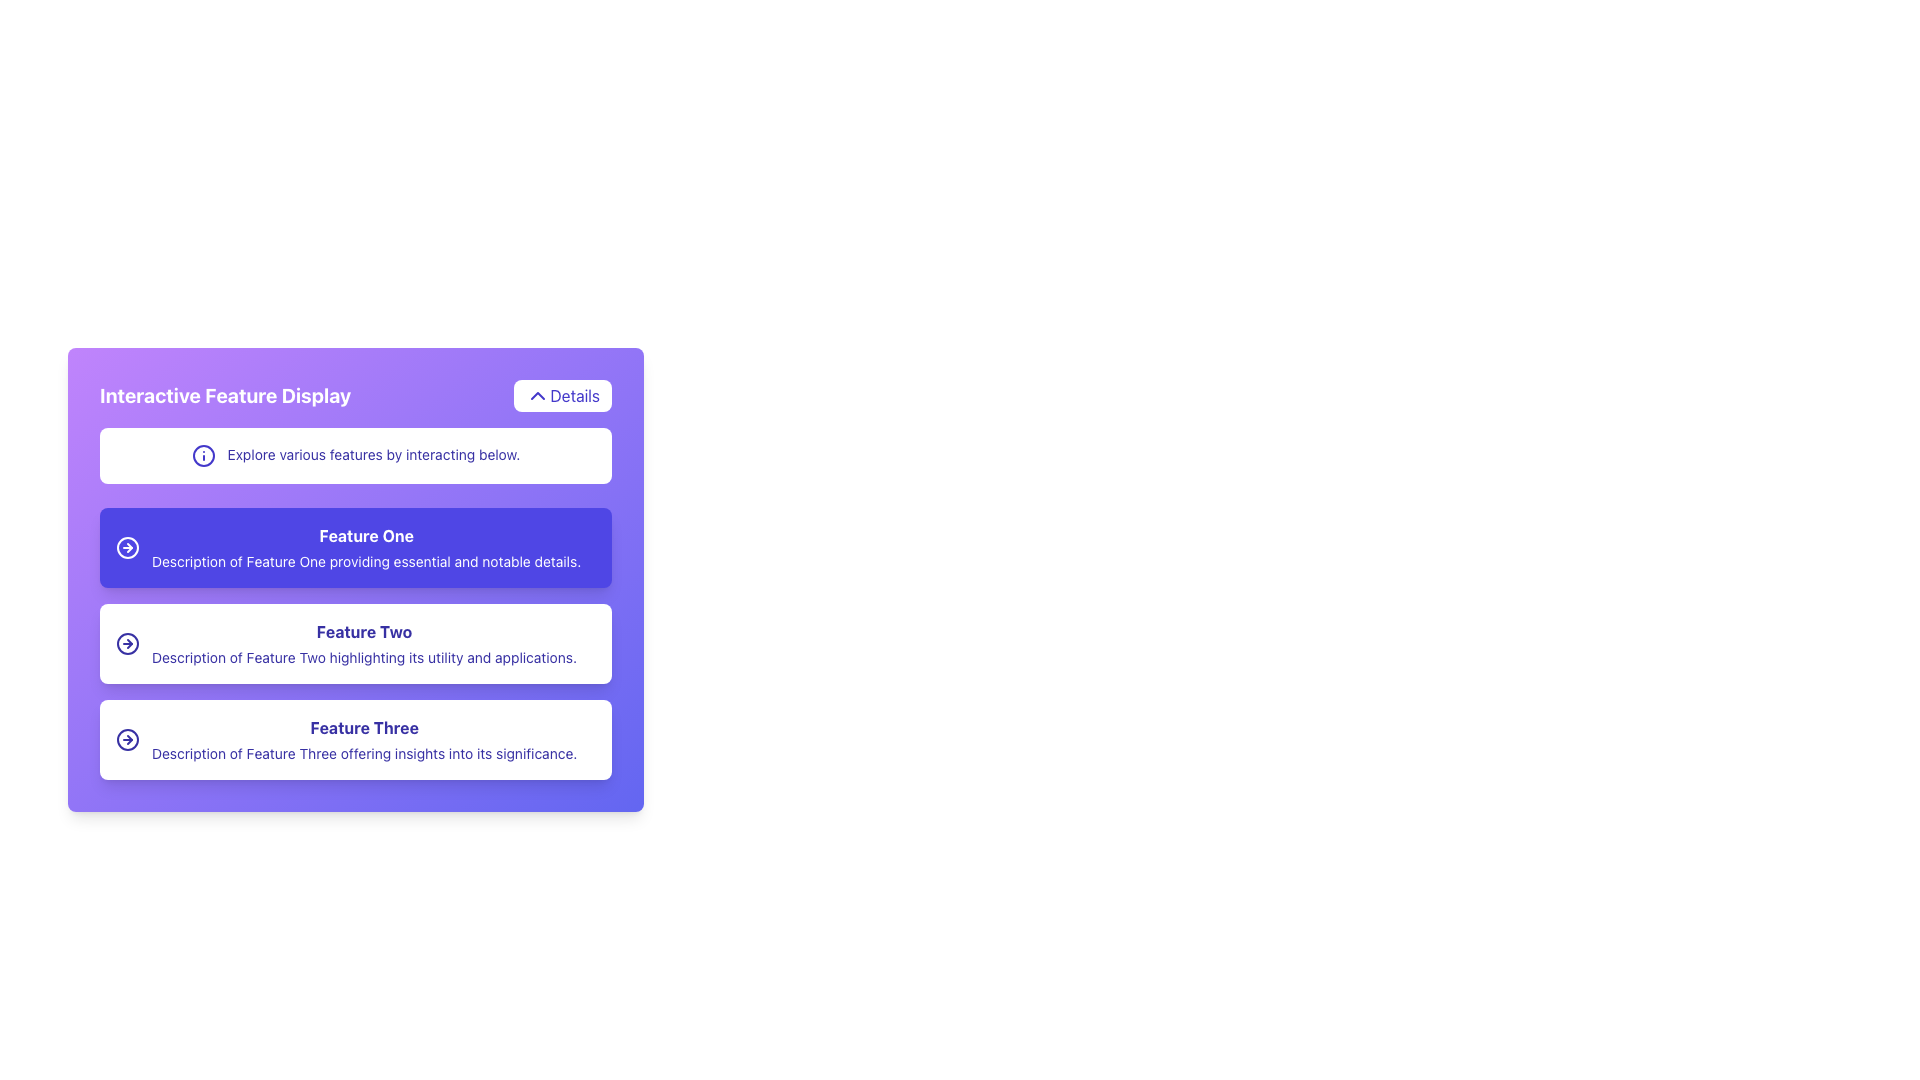 The image size is (1920, 1080). What do you see at coordinates (355, 740) in the screenshot?
I see `the List item with icon and text that describes 'Feature Three', which is the third listing in the feature panel` at bounding box center [355, 740].